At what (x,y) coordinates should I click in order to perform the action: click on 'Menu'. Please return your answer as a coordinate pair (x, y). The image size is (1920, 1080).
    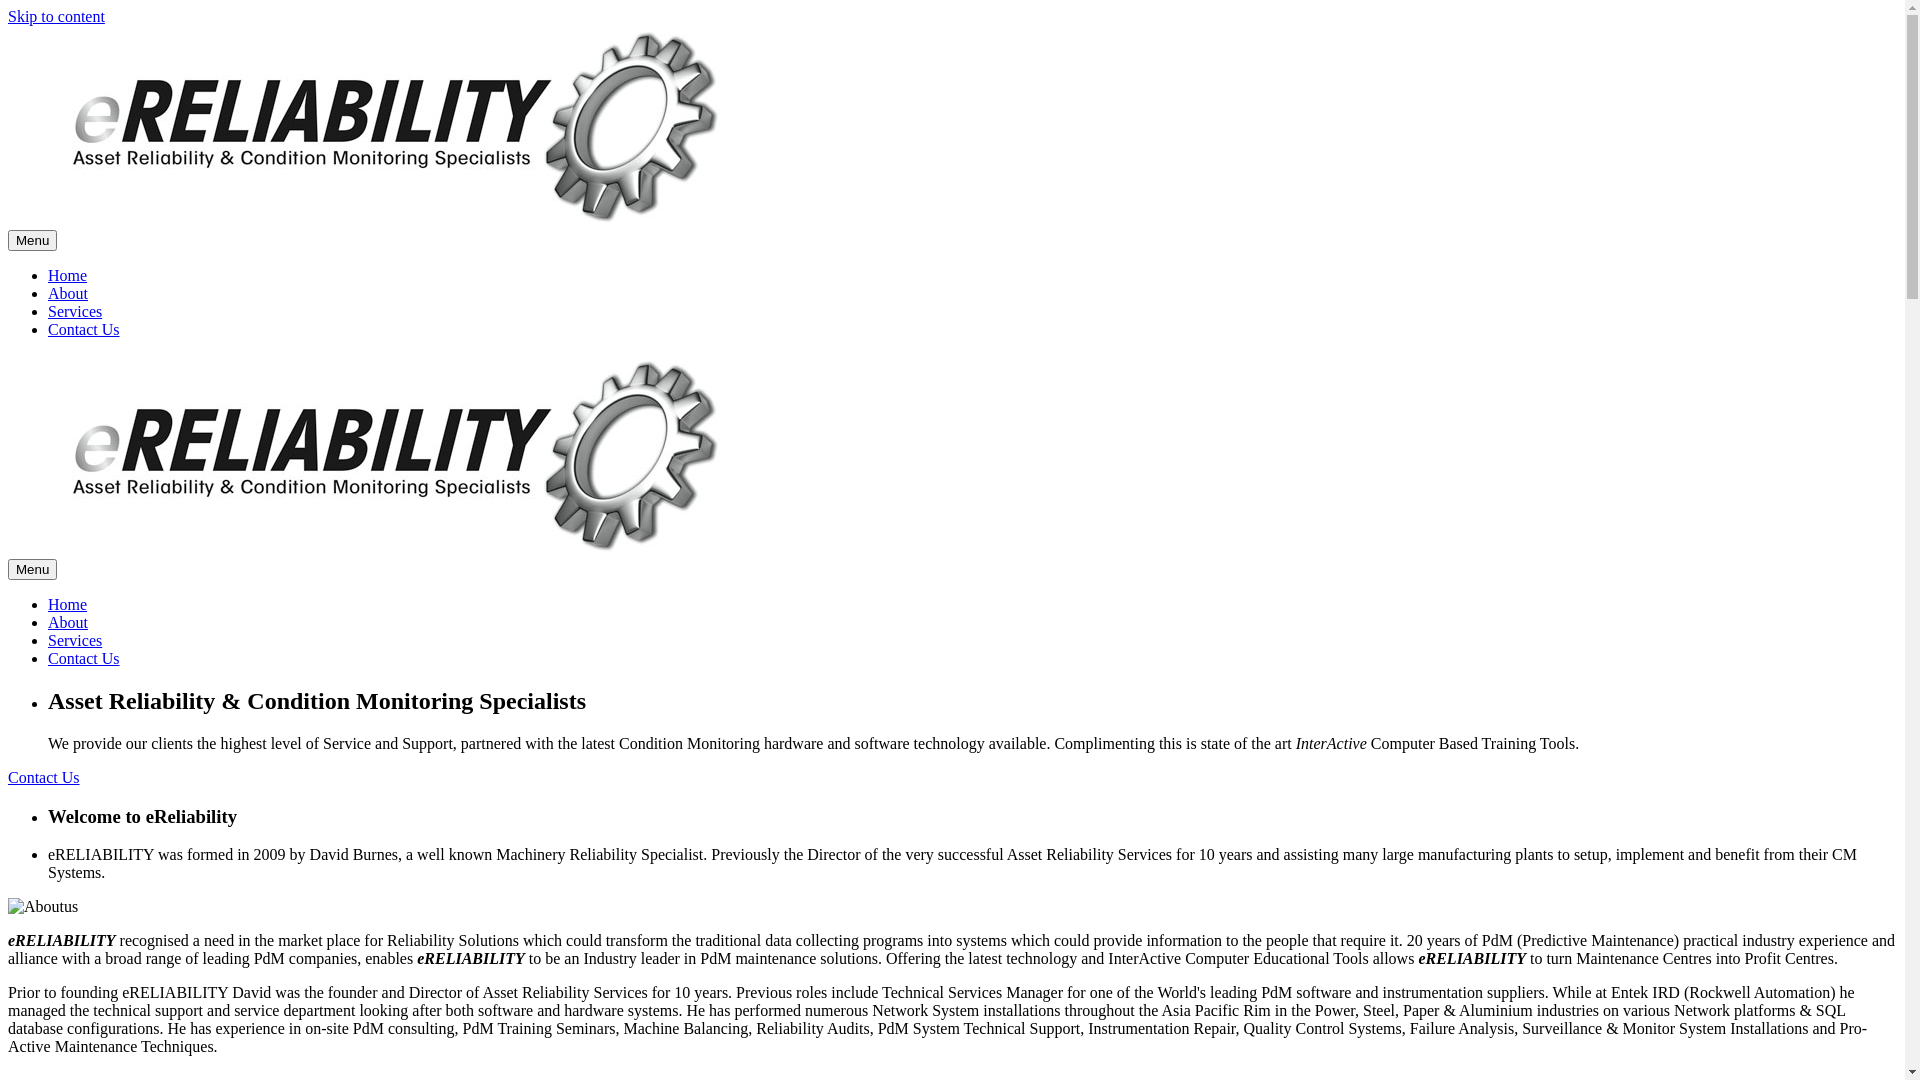
    Looking at the image, I should click on (32, 569).